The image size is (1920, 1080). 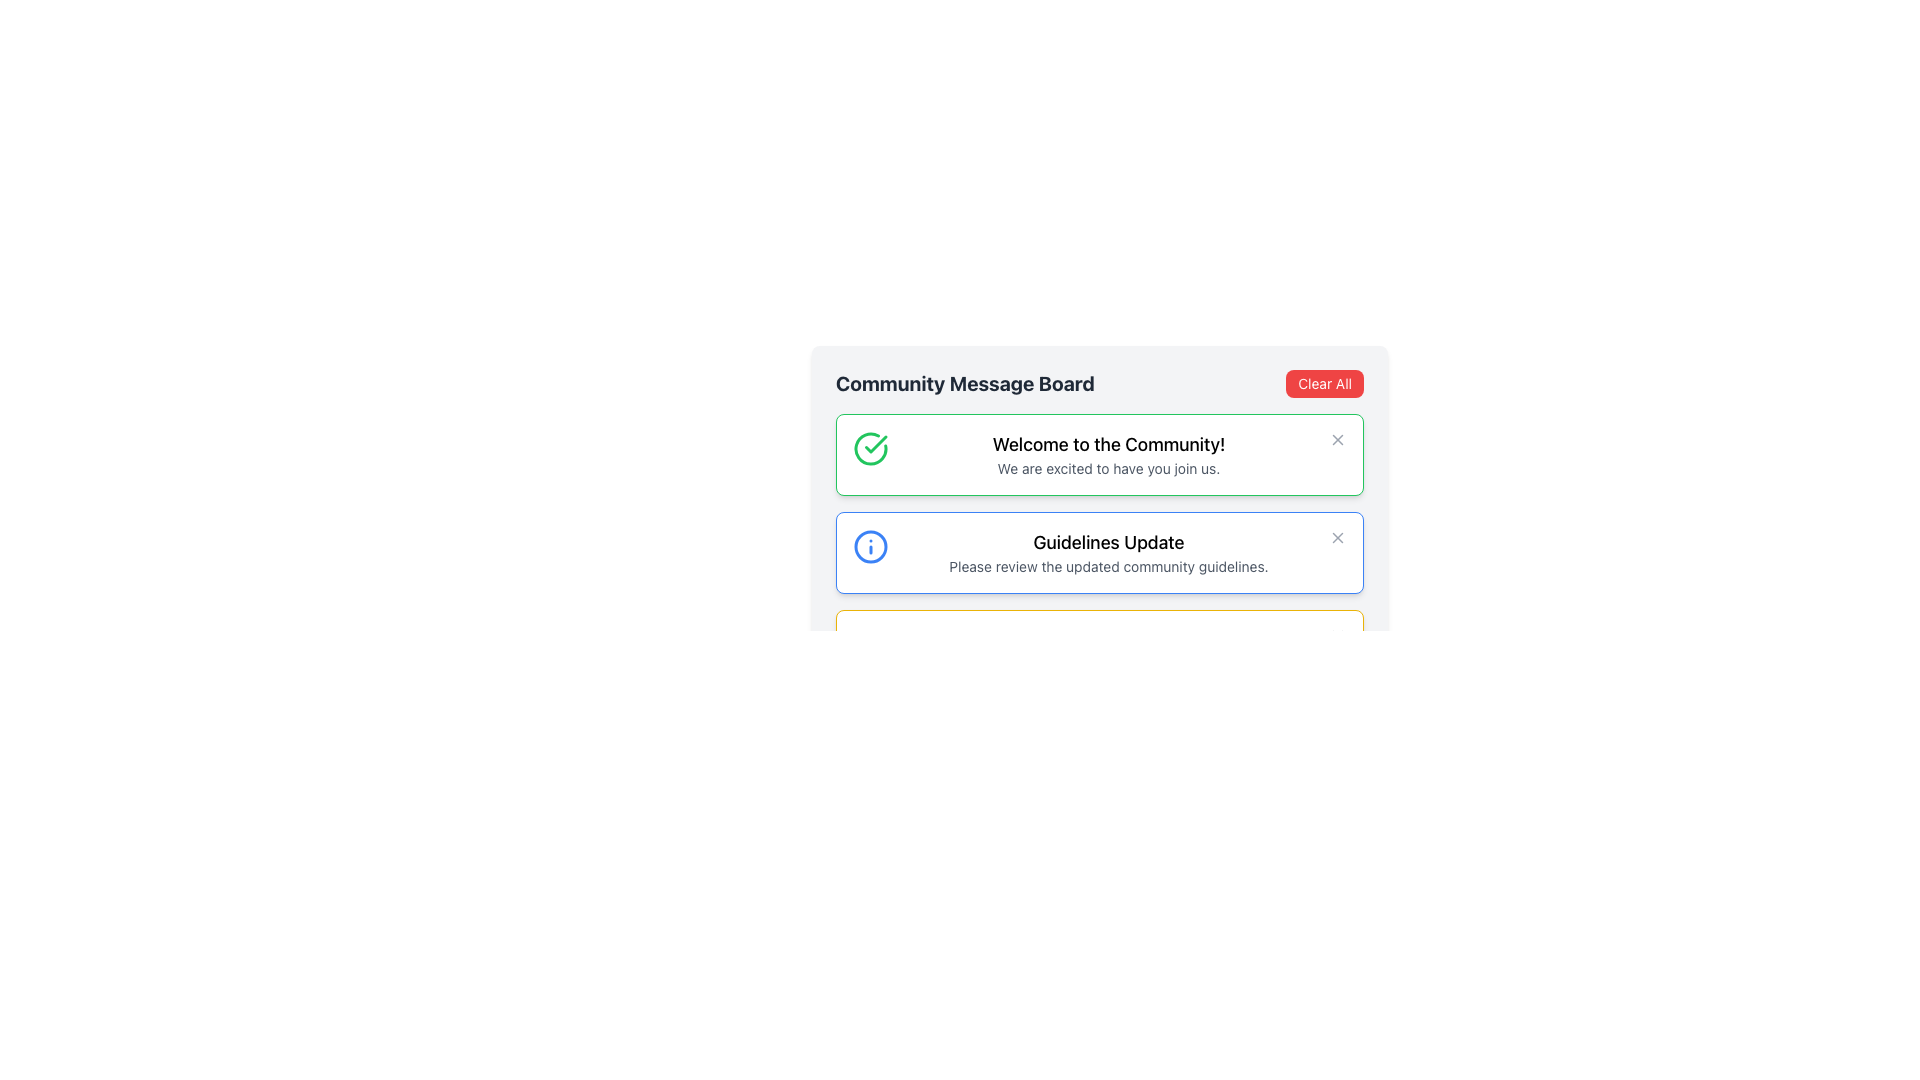 I want to click on the static text label that provides additional information about the 'Guidelines Update' notification, located beneath the 'Guidelines Update' heading in the notification box on the 'Community Message Board' interface, so click(x=1107, y=567).